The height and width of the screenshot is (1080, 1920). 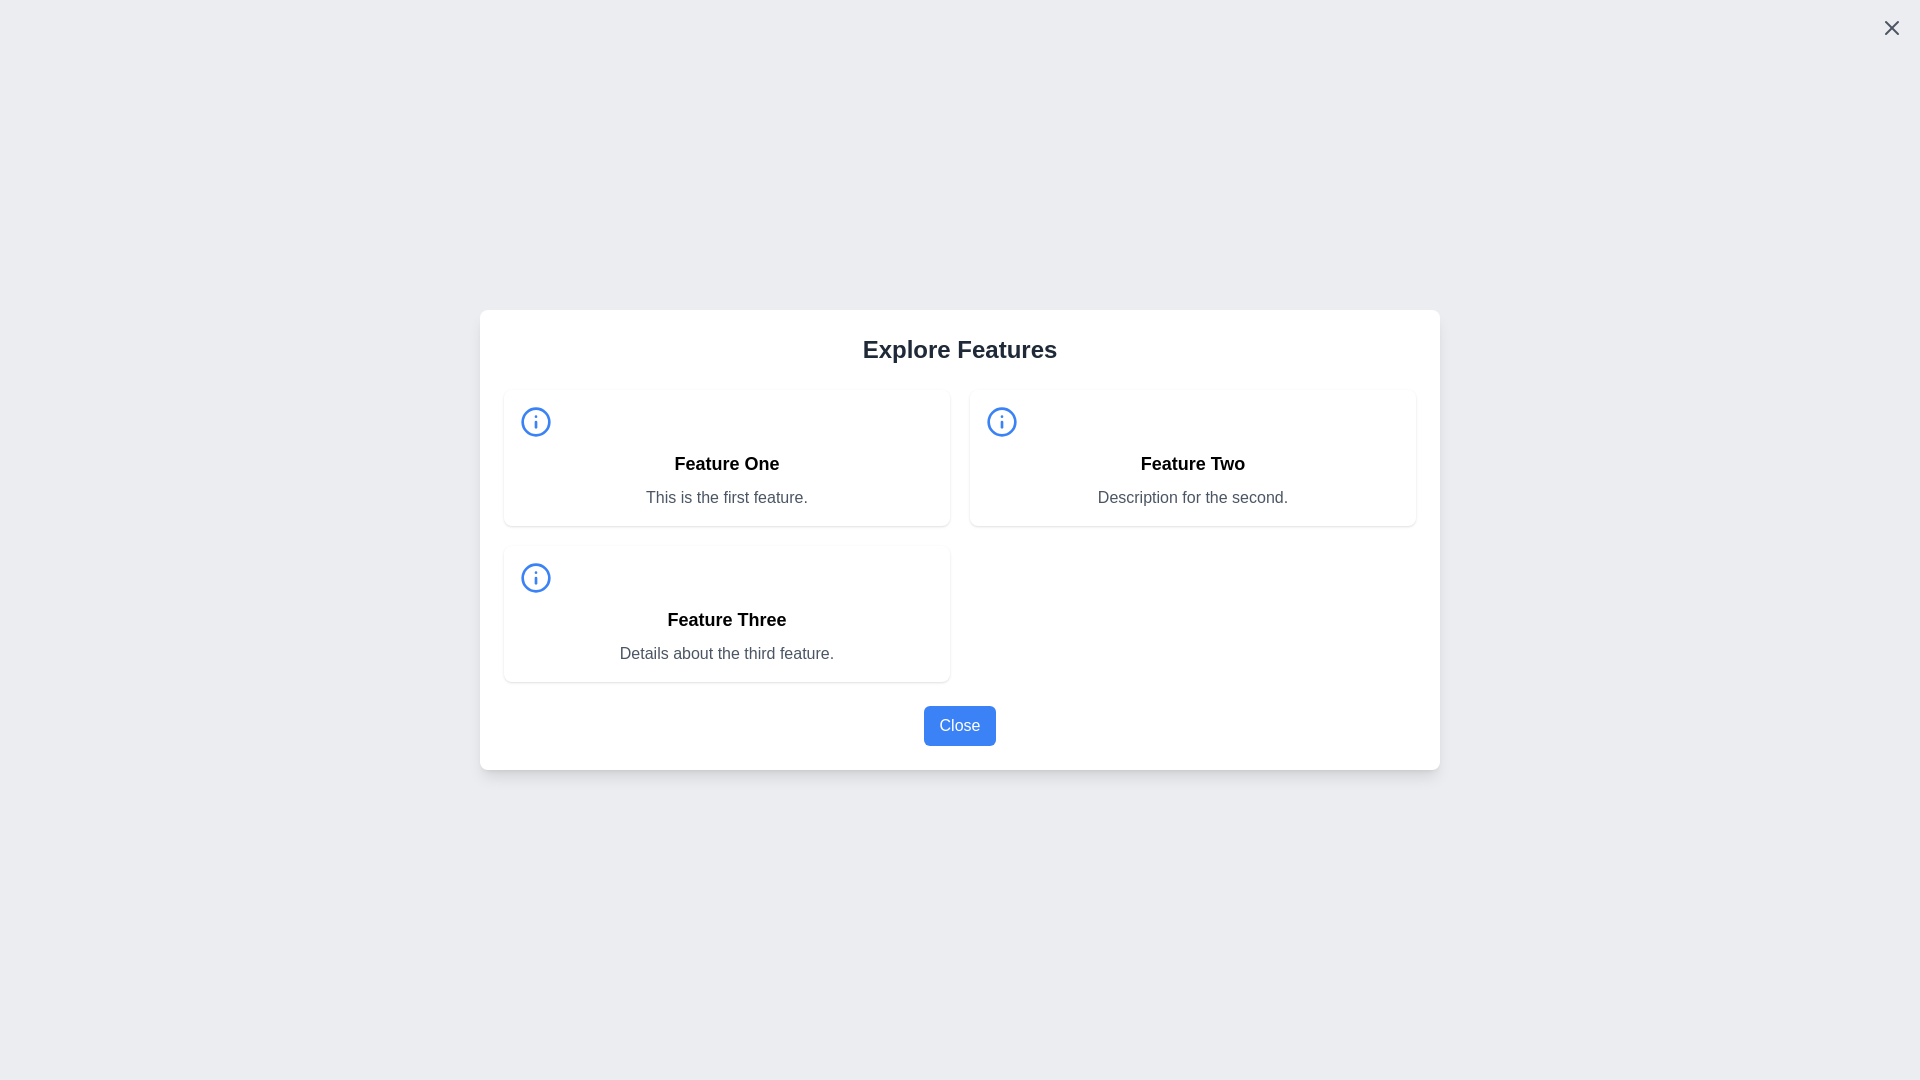 What do you see at coordinates (1193, 496) in the screenshot?
I see `the text label providing additional information about 'Feature Two', located below the heading 'Feature Two' in the card section` at bounding box center [1193, 496].